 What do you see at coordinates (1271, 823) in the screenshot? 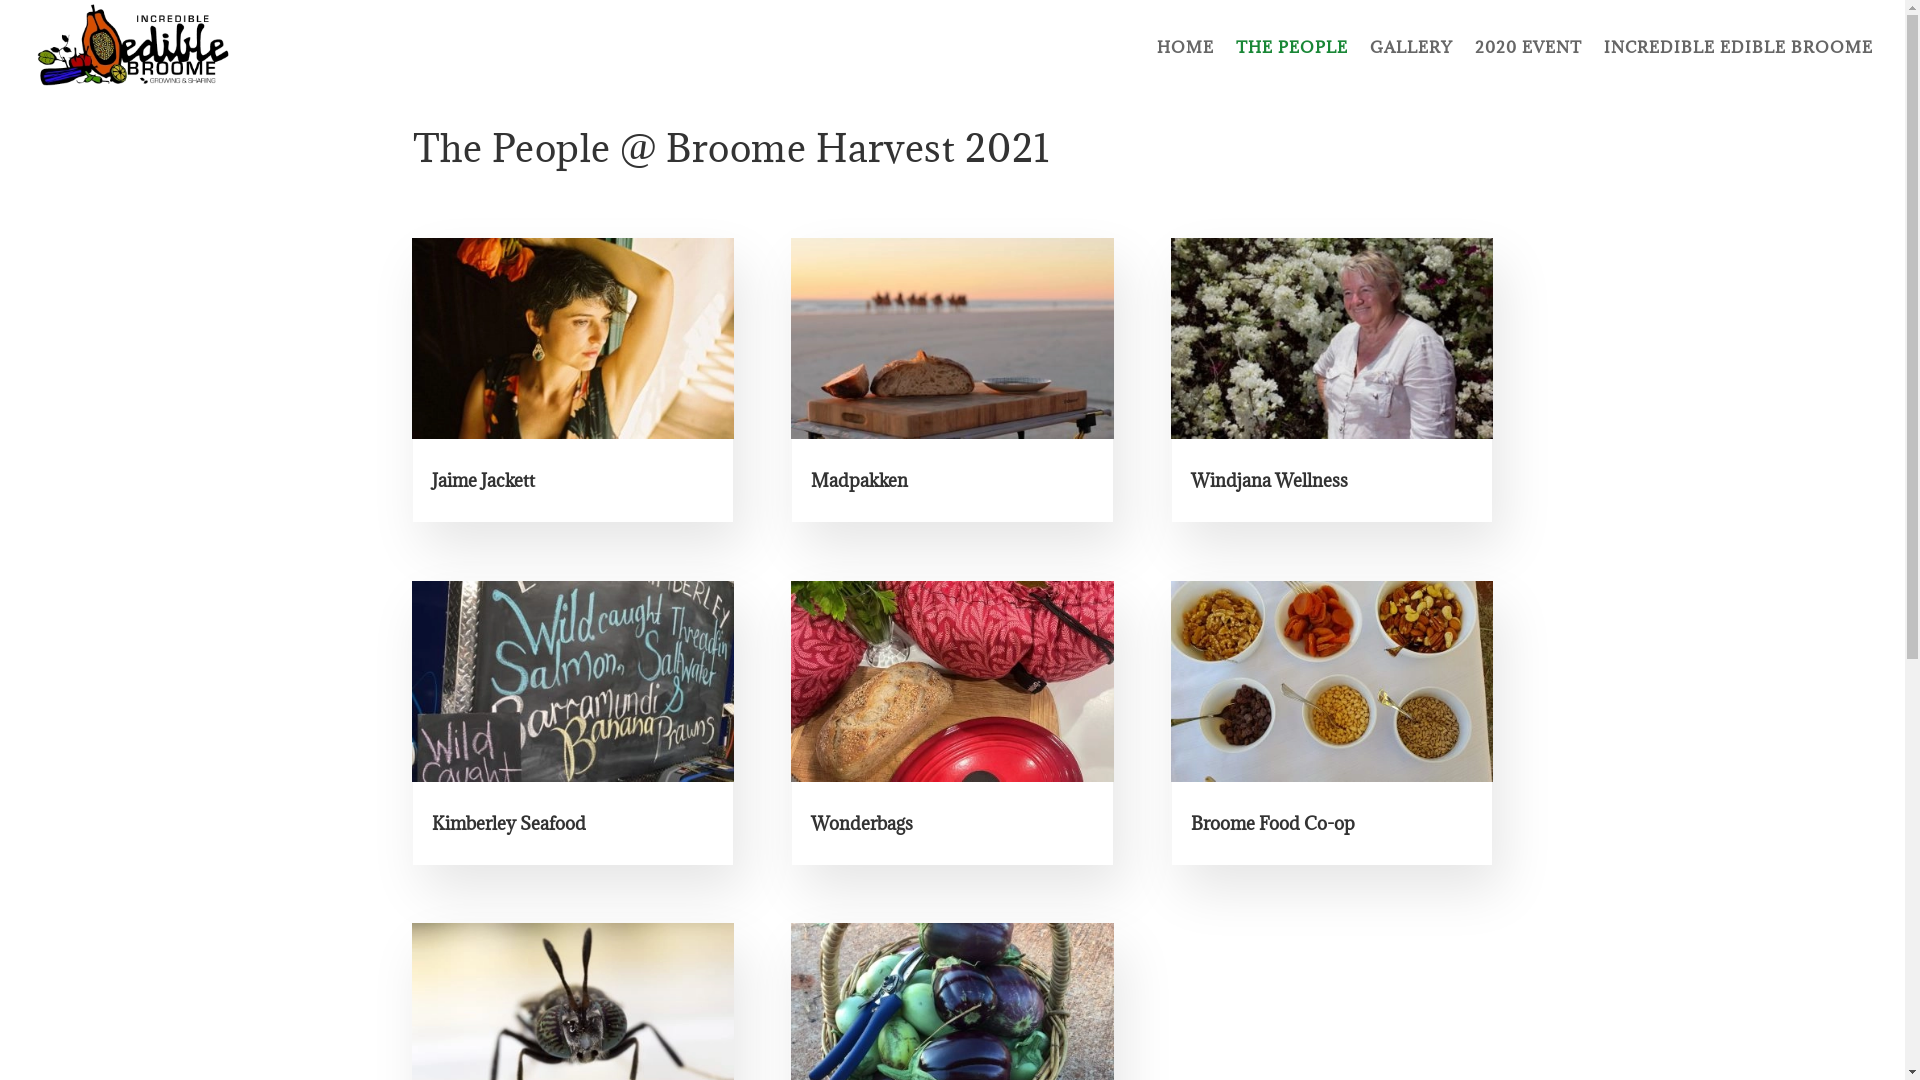
I see `'Broome Food Co-op'` at bounding box center [1271, 823].